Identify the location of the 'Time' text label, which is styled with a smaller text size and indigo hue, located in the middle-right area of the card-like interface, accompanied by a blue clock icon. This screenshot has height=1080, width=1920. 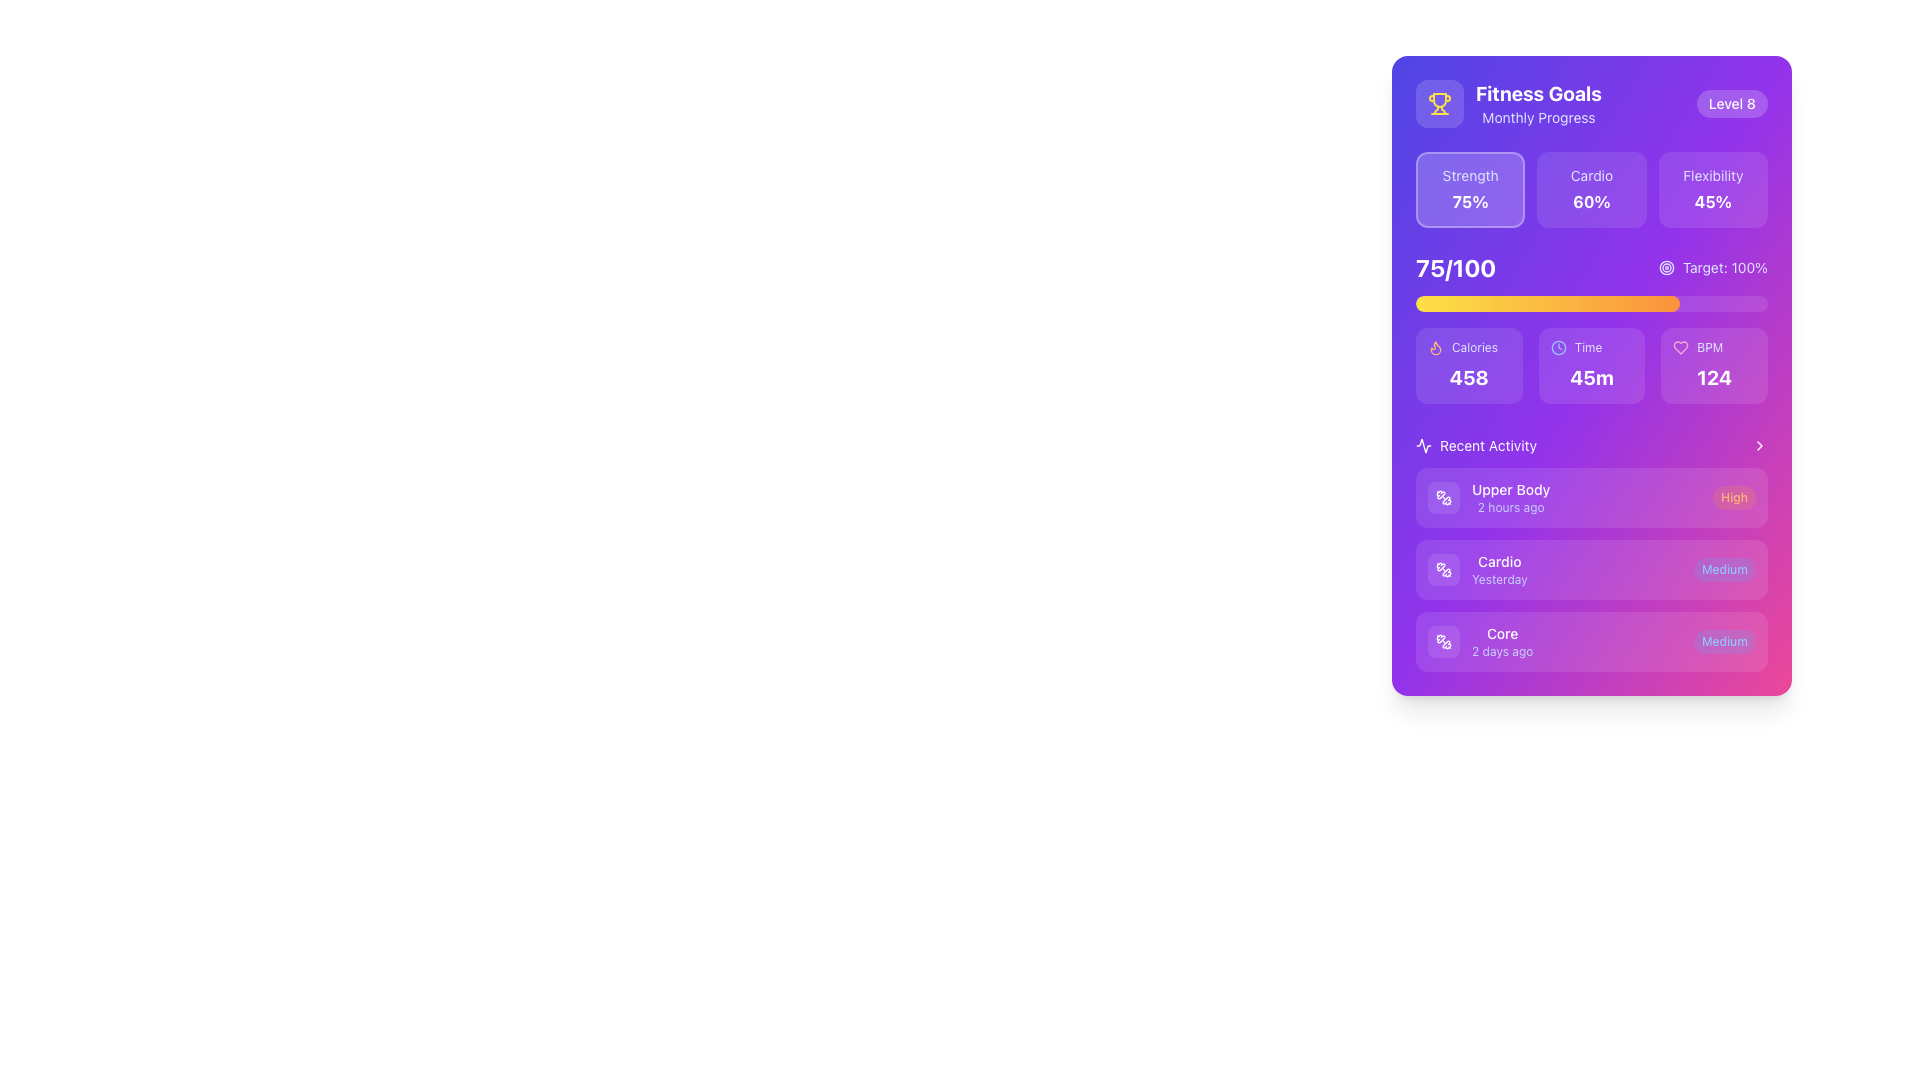
(1591, 346).